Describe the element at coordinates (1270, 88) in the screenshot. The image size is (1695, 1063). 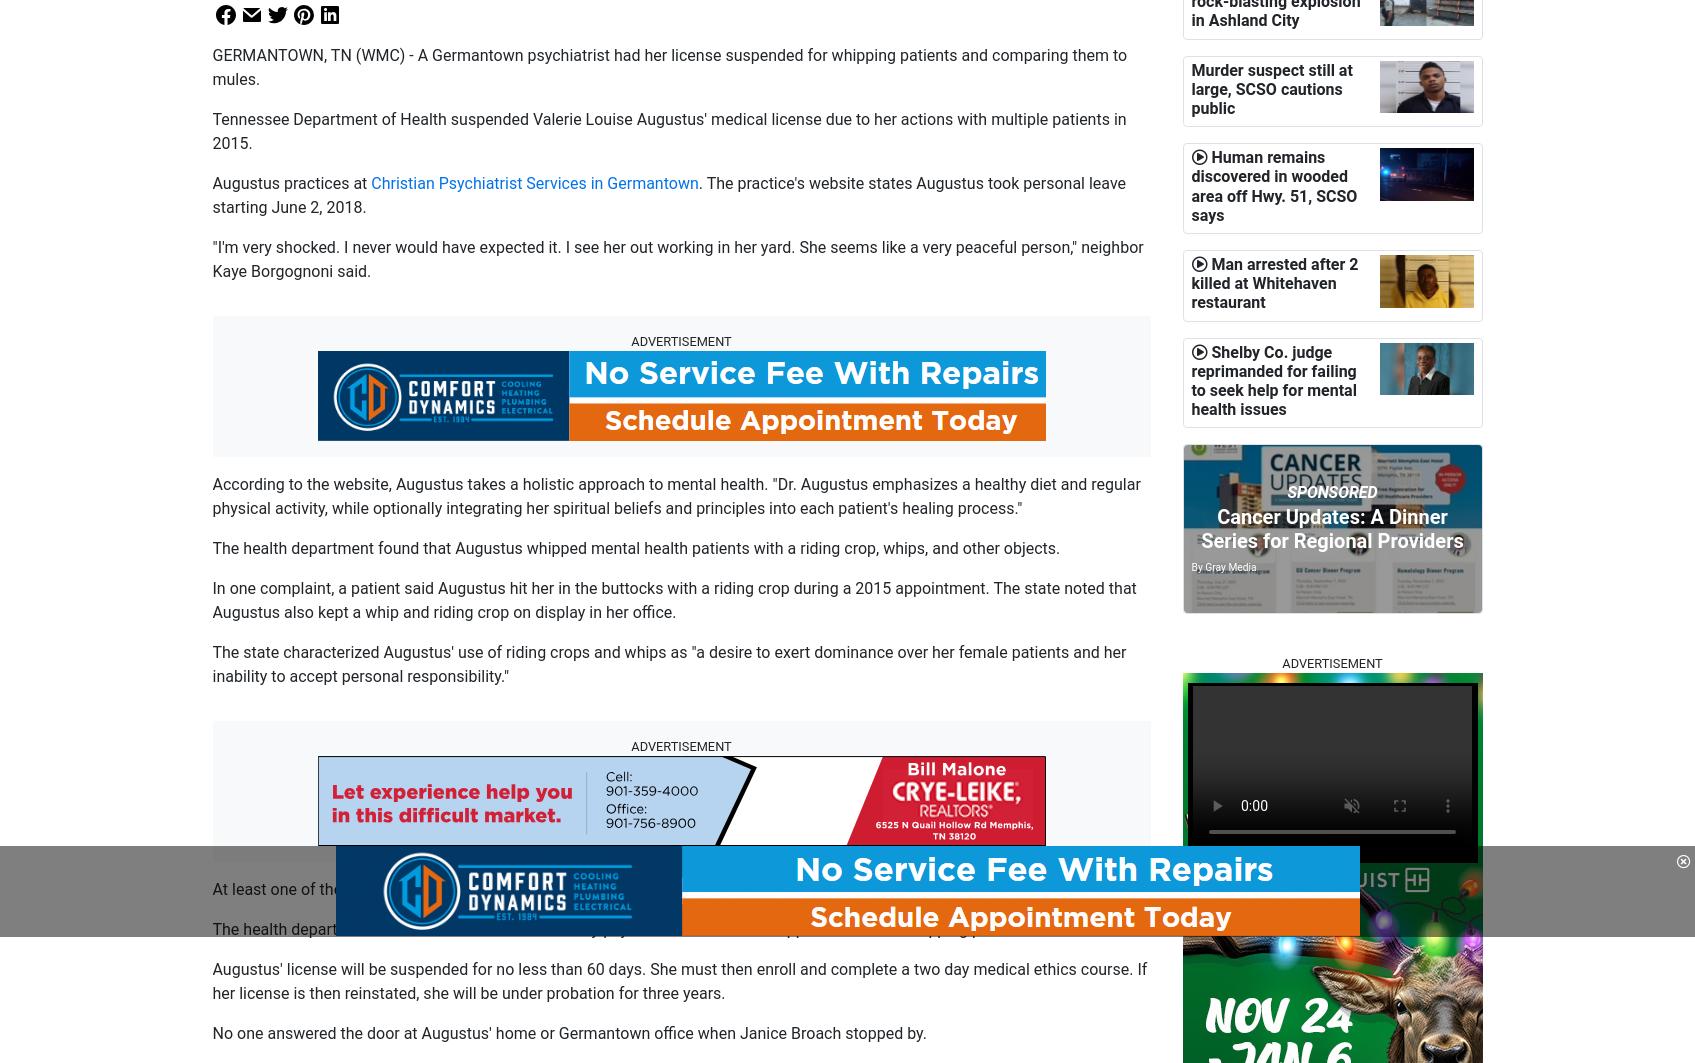
I see `'Murder suspect still at large, SCSO cautions public'` at that location.